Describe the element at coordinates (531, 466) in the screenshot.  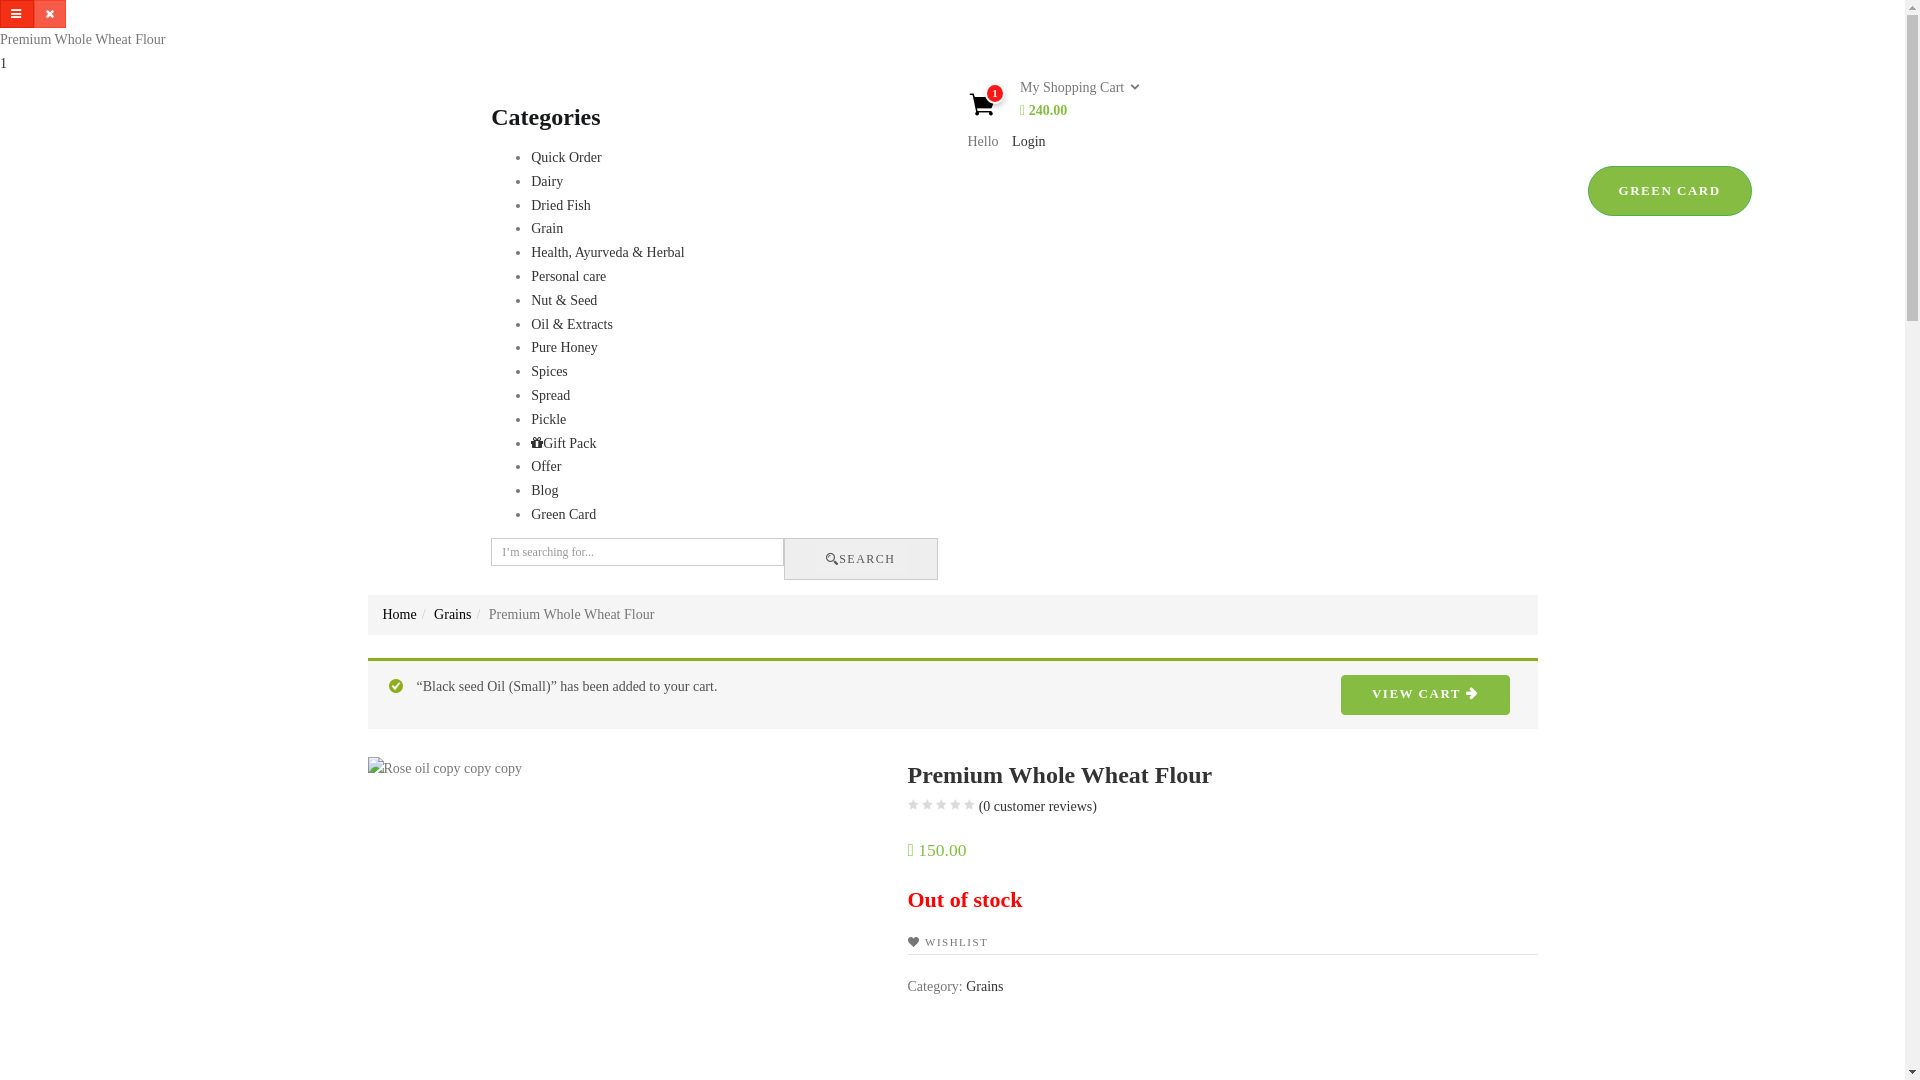
I see `'Offer'` at that location.